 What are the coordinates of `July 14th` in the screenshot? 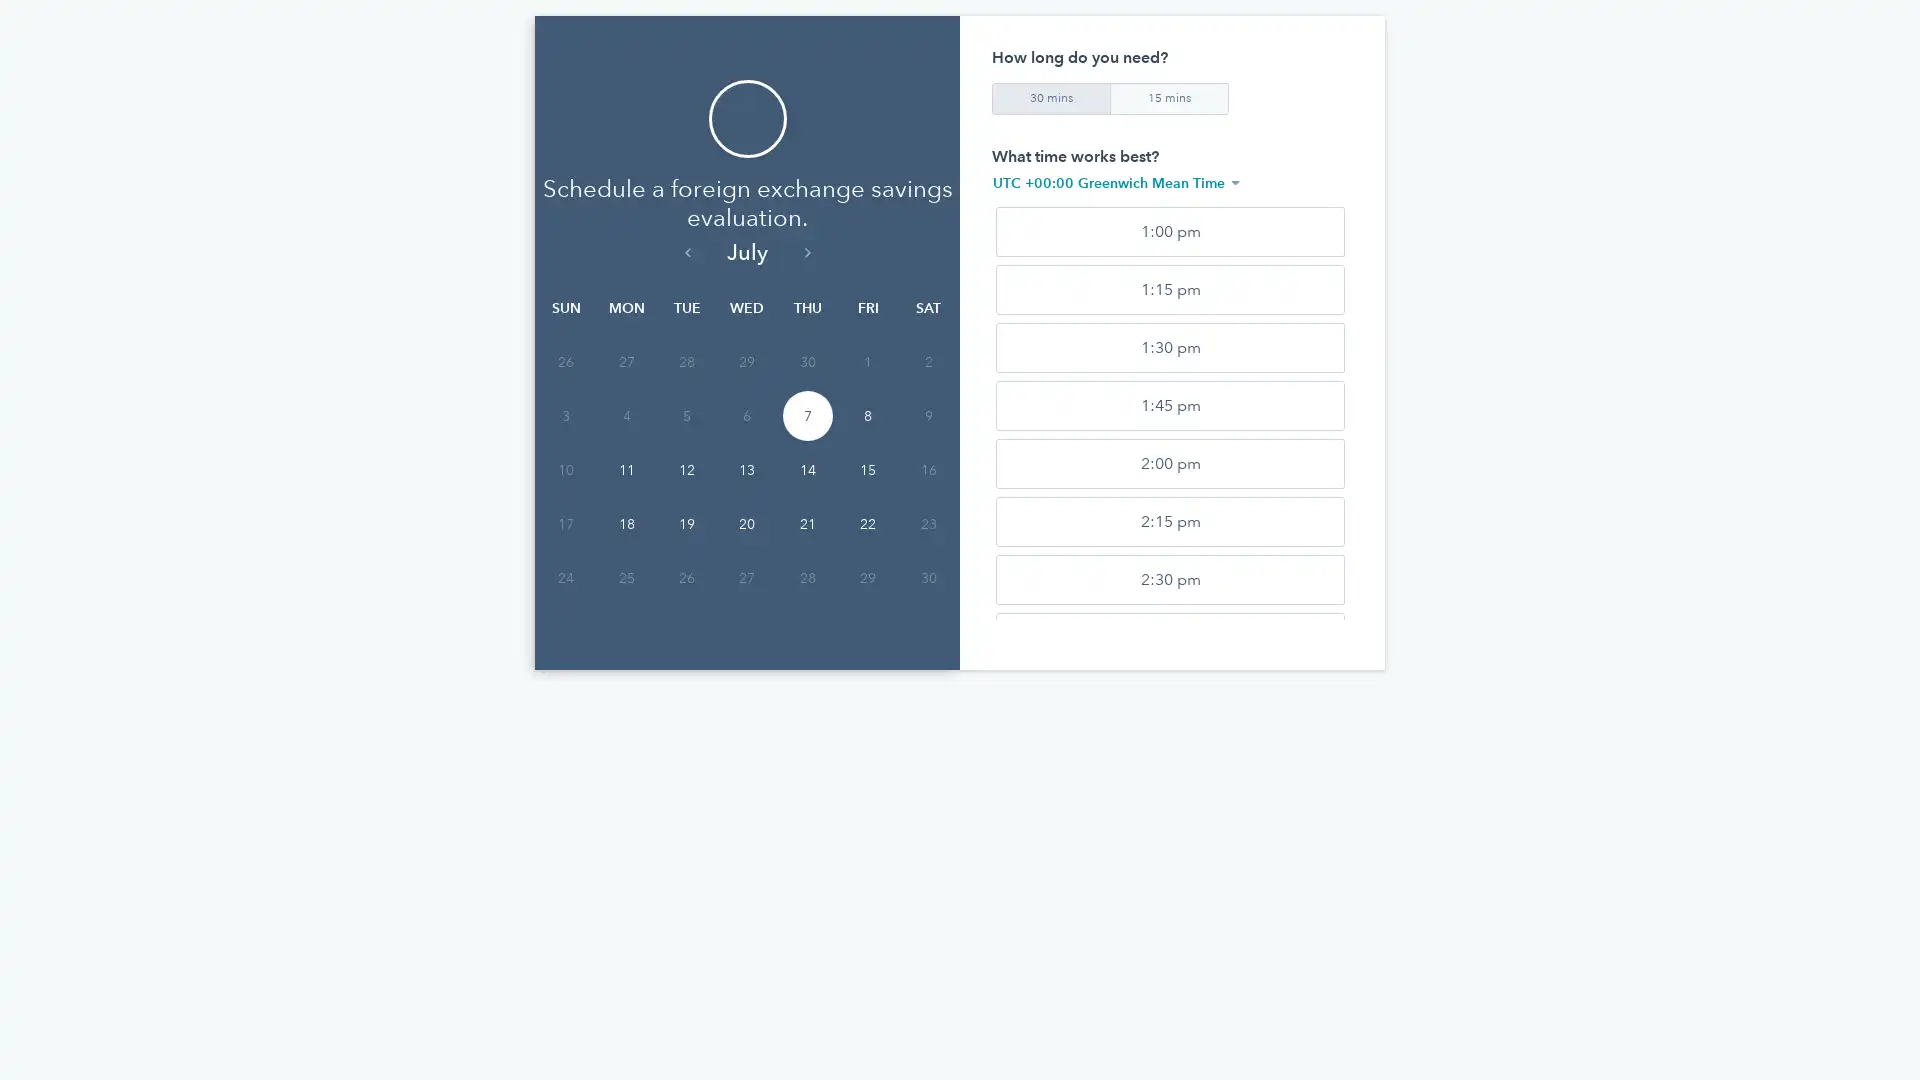 It's located at (806, 470).